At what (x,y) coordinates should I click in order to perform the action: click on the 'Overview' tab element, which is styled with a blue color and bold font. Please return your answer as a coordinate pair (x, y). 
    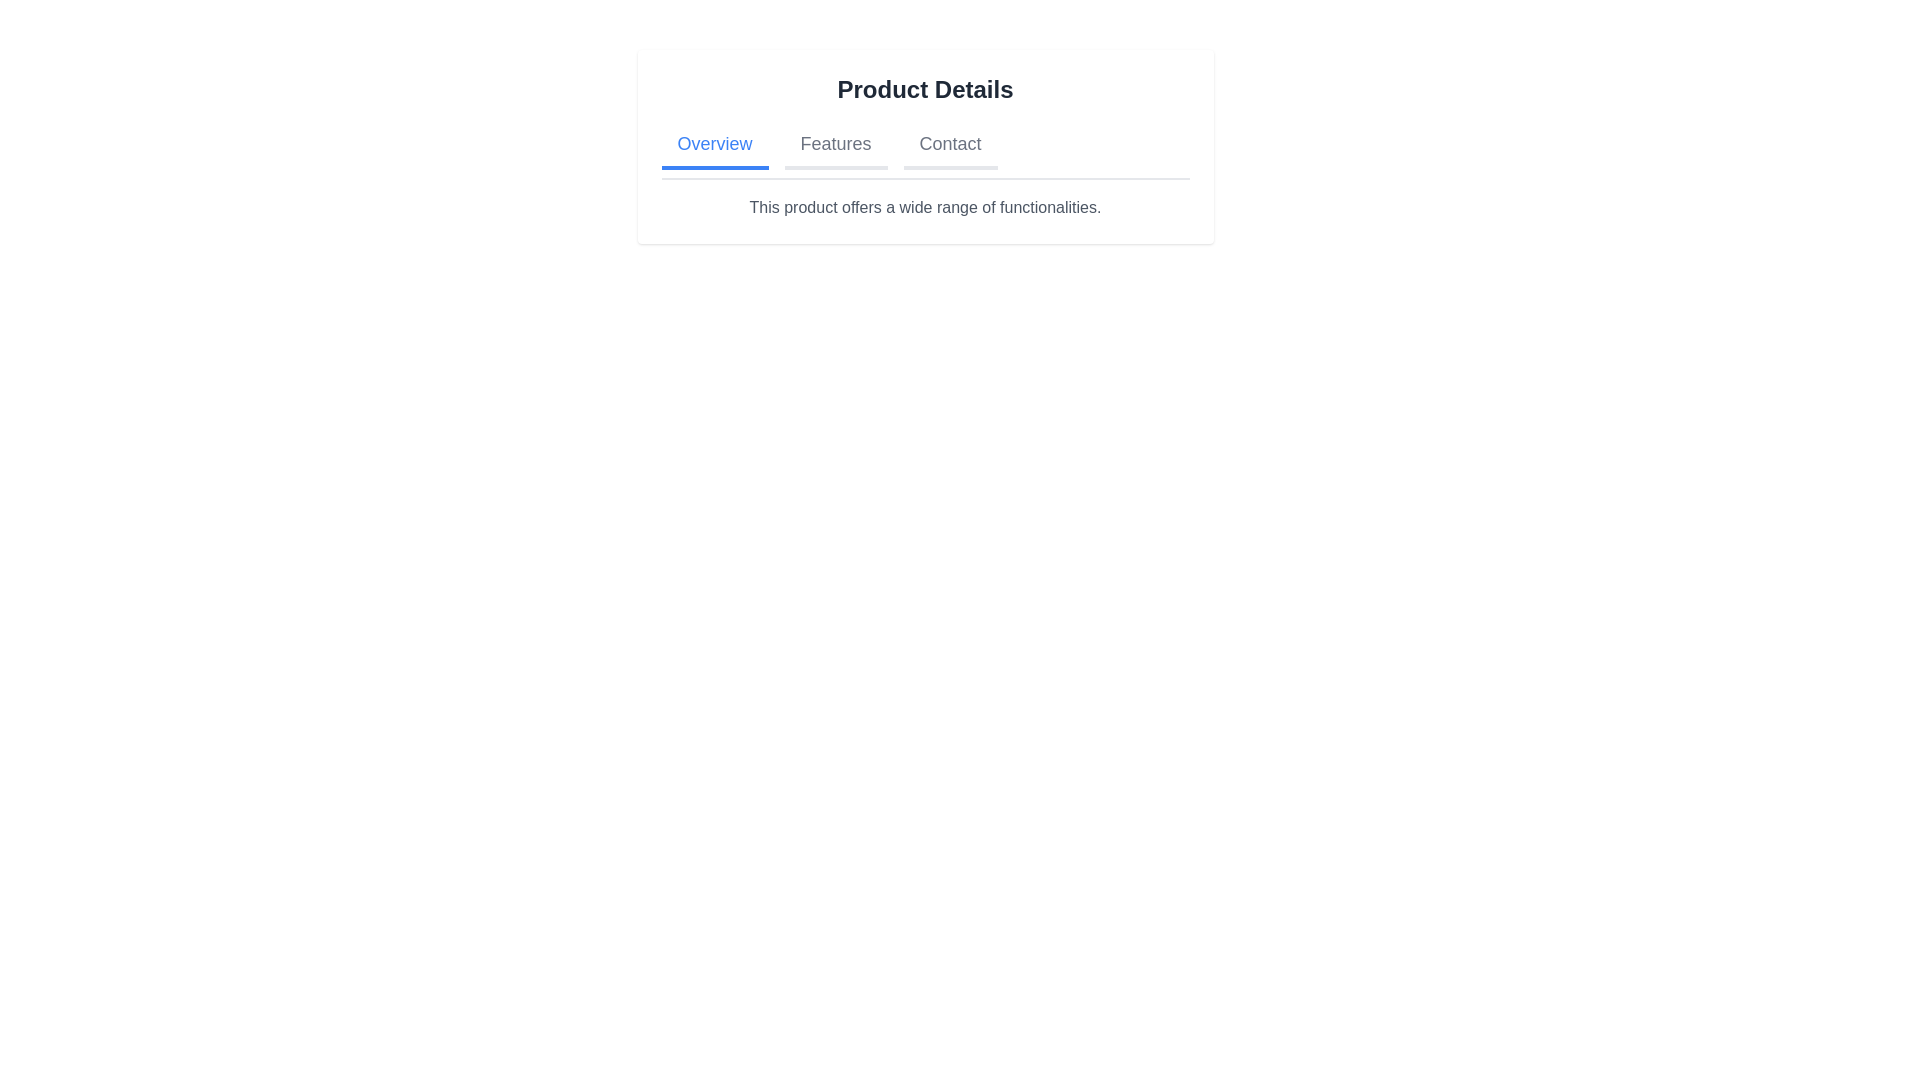
    Looking at the image, I should click on (715, 145).